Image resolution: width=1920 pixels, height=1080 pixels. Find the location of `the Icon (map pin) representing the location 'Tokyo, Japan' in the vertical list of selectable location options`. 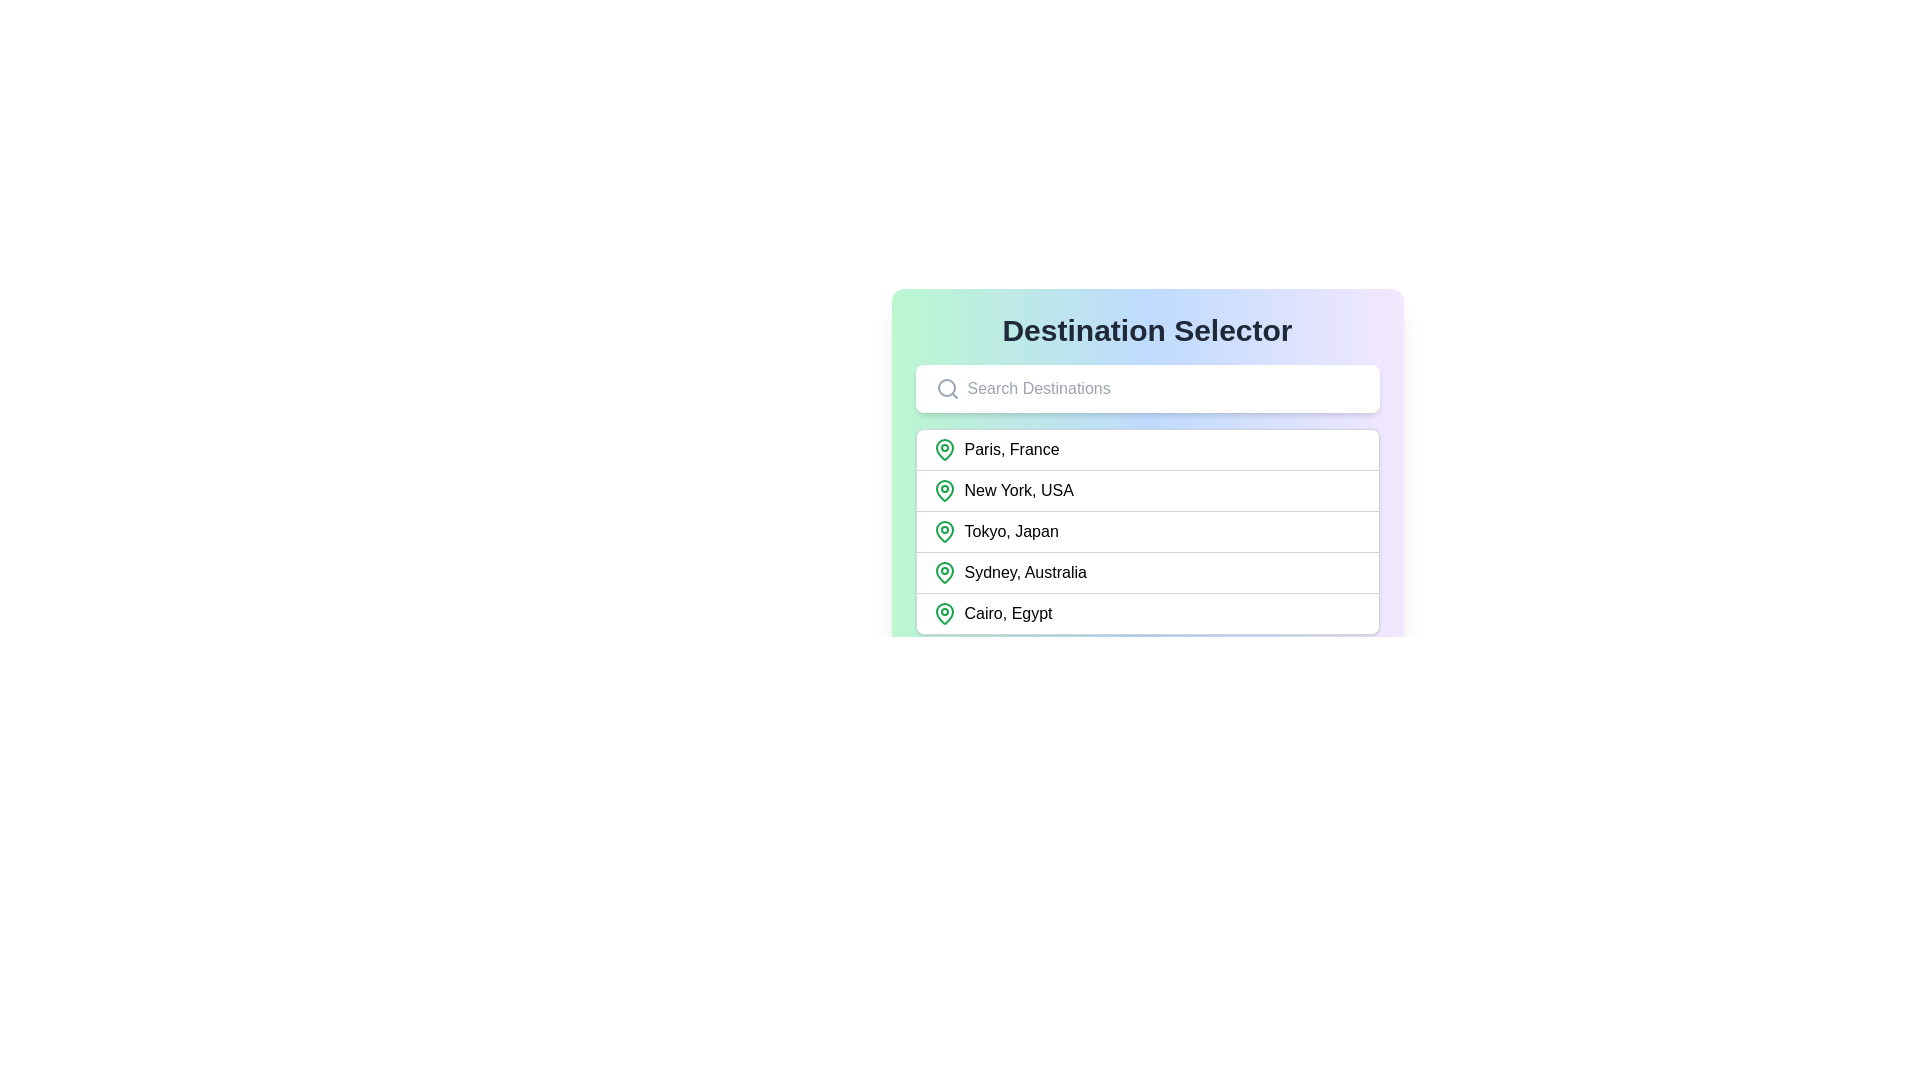

the Icon (map pin) representing the location 'Tokyo, Japan' in the vertical list of selectable location options is located at coordinates (943, 531).